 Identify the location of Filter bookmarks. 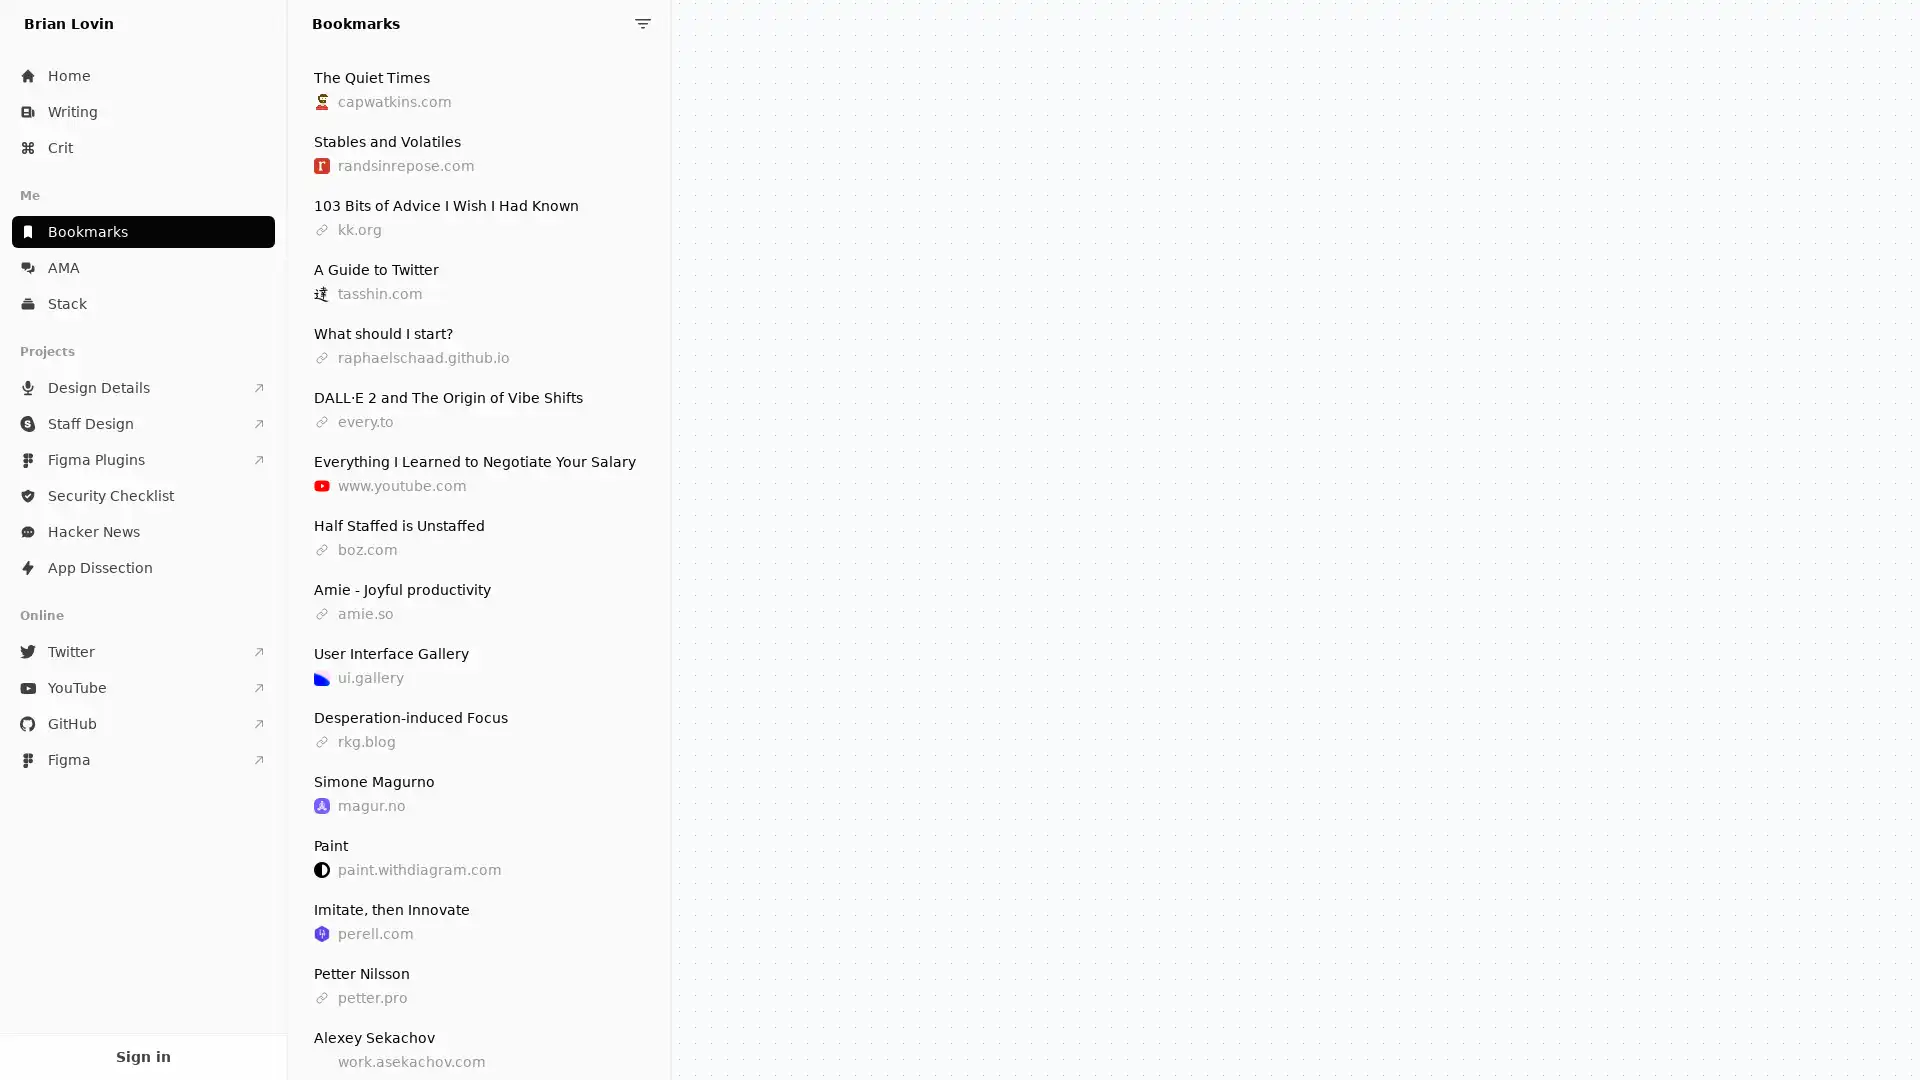
(643, 23).